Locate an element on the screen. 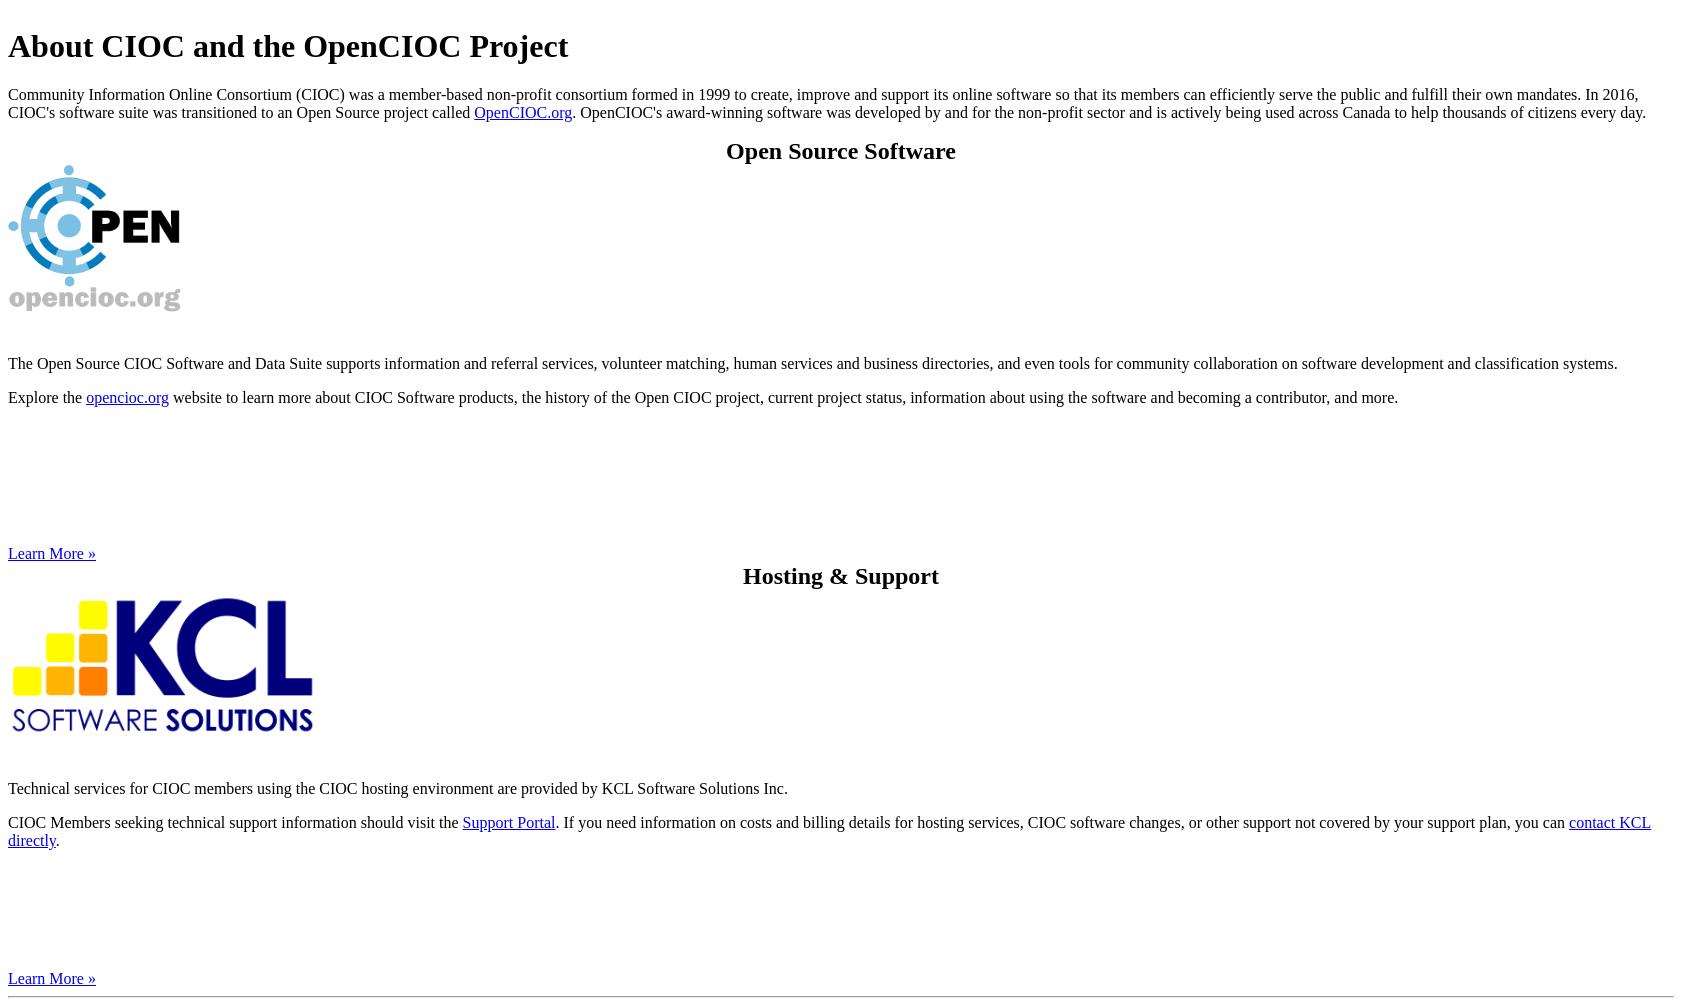 This screenshot has width=1682, height=1000. 'Support Portal' is located at coordinates (508, 821).